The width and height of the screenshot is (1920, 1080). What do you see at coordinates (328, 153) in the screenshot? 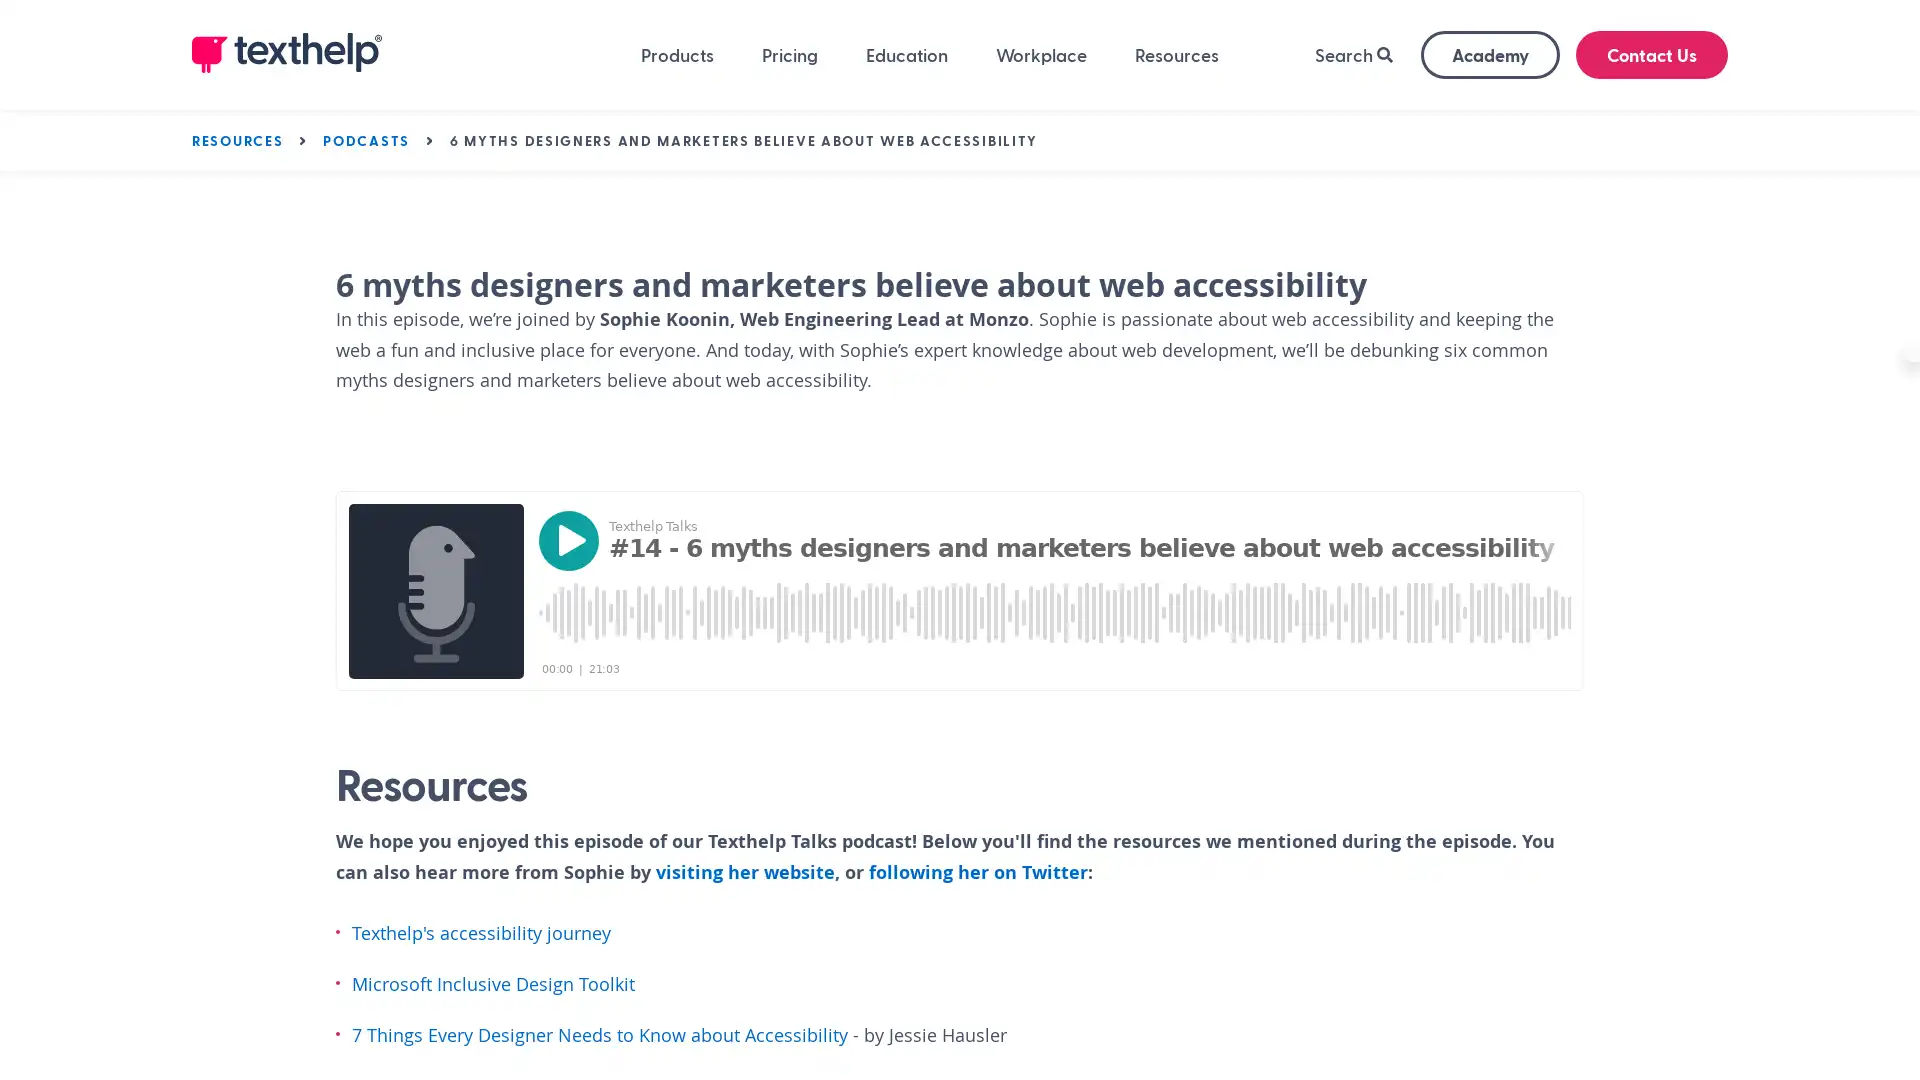
I see `Toggle Navigation` at bounding box center [328, 153].